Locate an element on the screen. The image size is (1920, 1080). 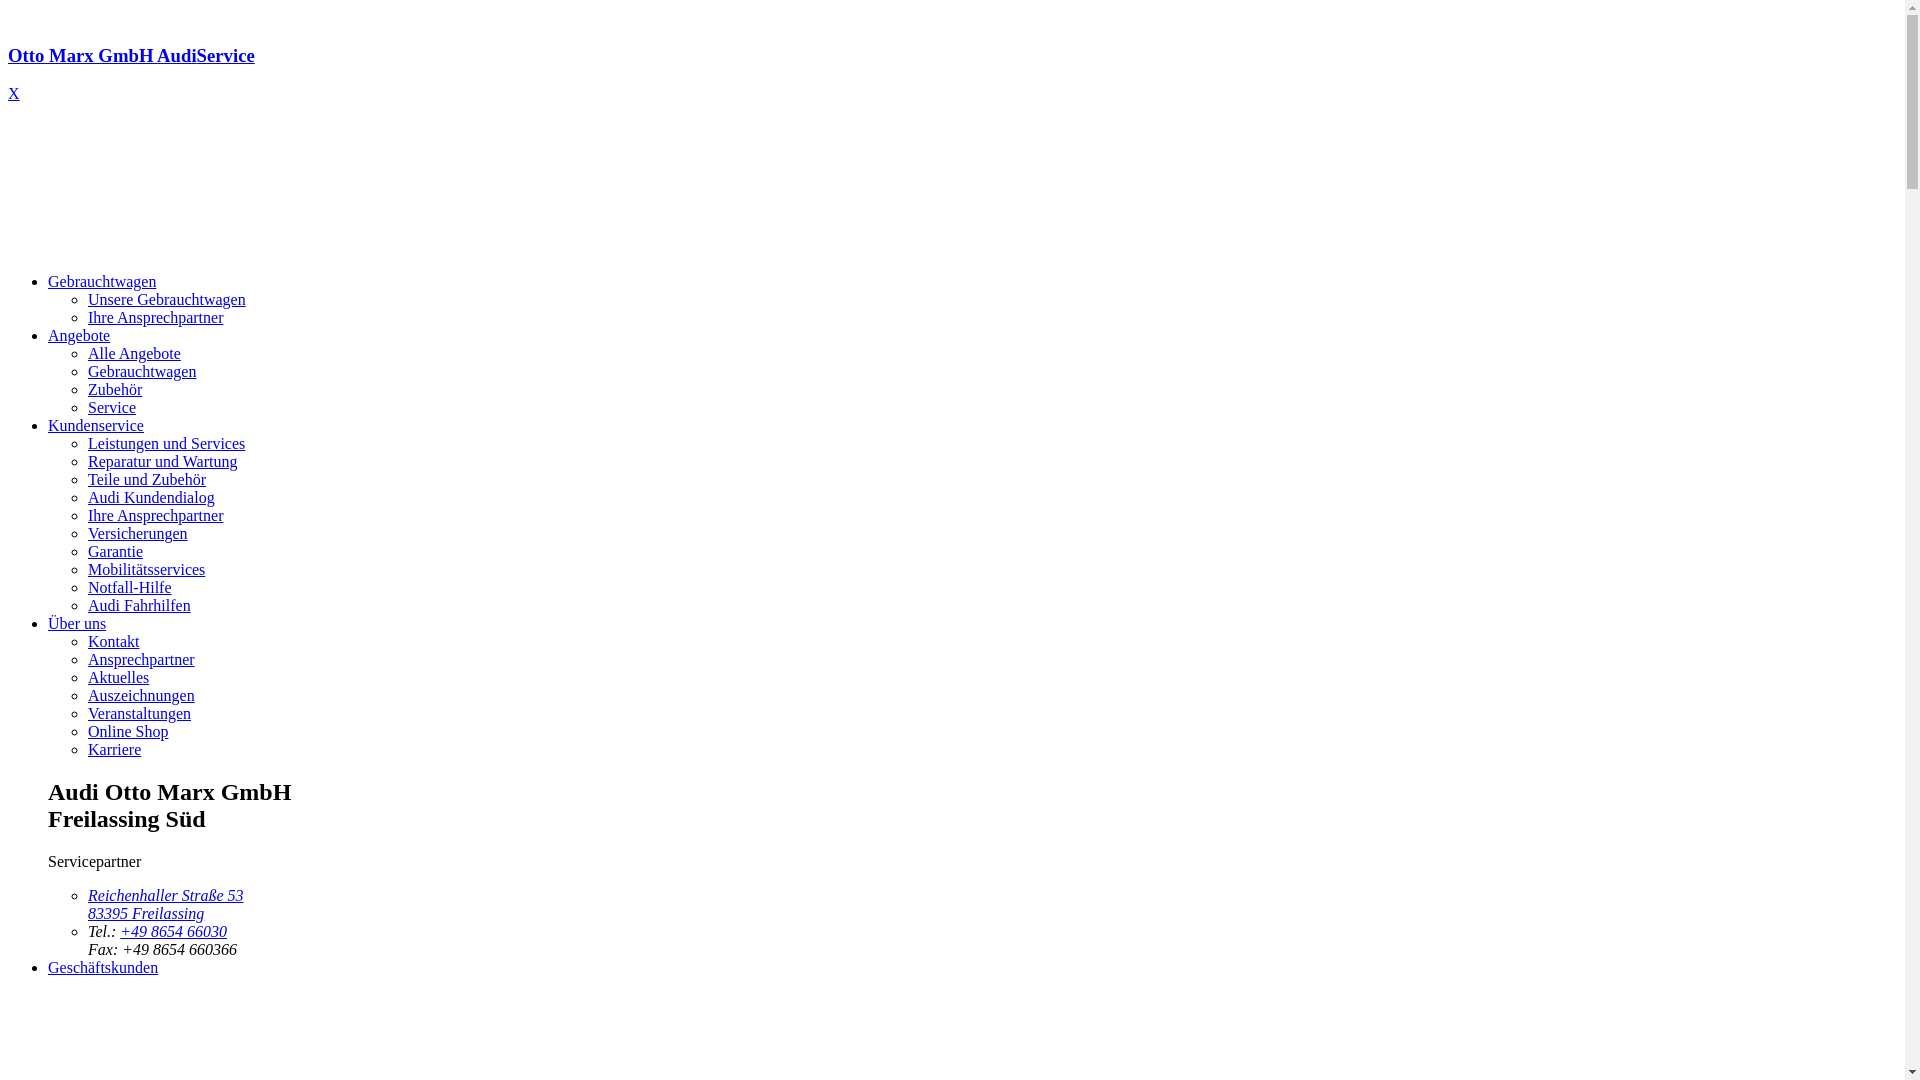
'Ansprechpartner' is located at coordinates (140, 659).